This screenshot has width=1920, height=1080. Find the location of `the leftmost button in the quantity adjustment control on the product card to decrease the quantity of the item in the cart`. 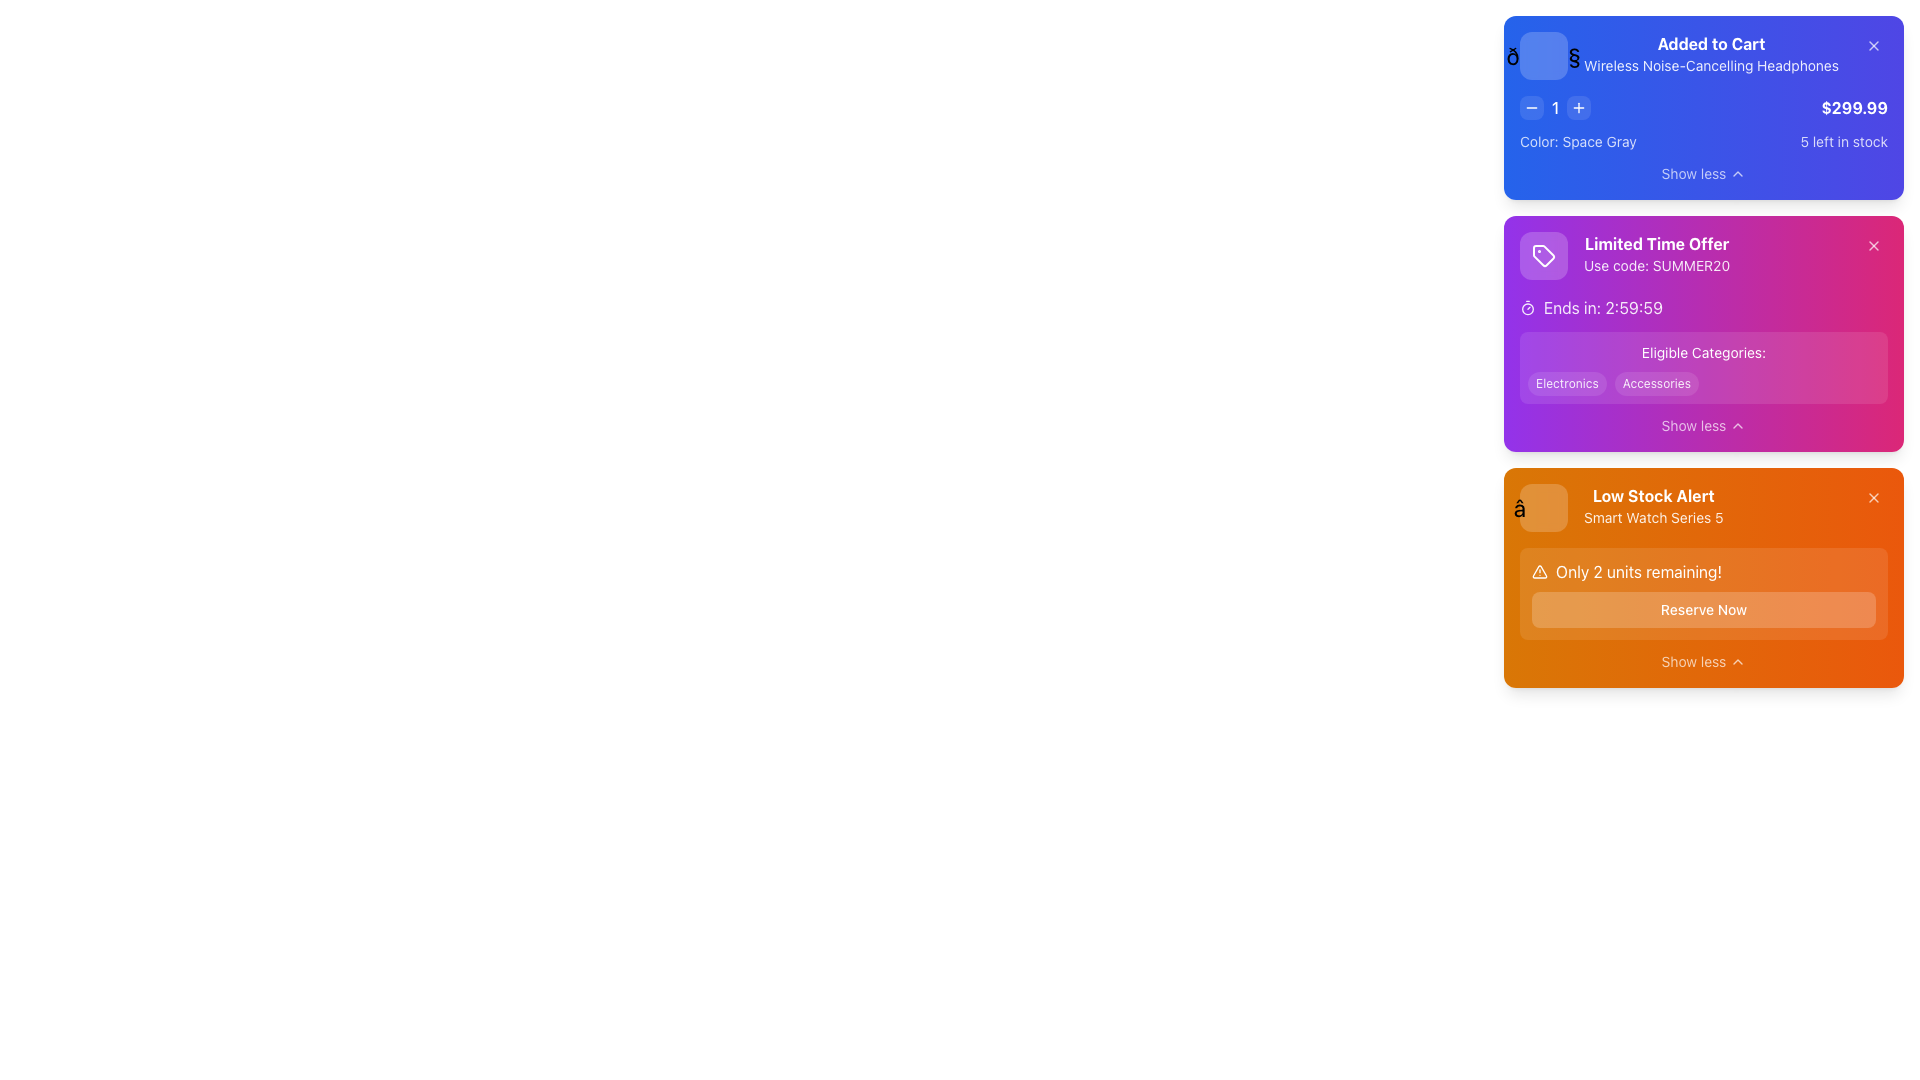

the leftmost button in the quantity adjustment control on the product card to decrease the quantity of the item in the cart is located at coordinates (1530, 108).